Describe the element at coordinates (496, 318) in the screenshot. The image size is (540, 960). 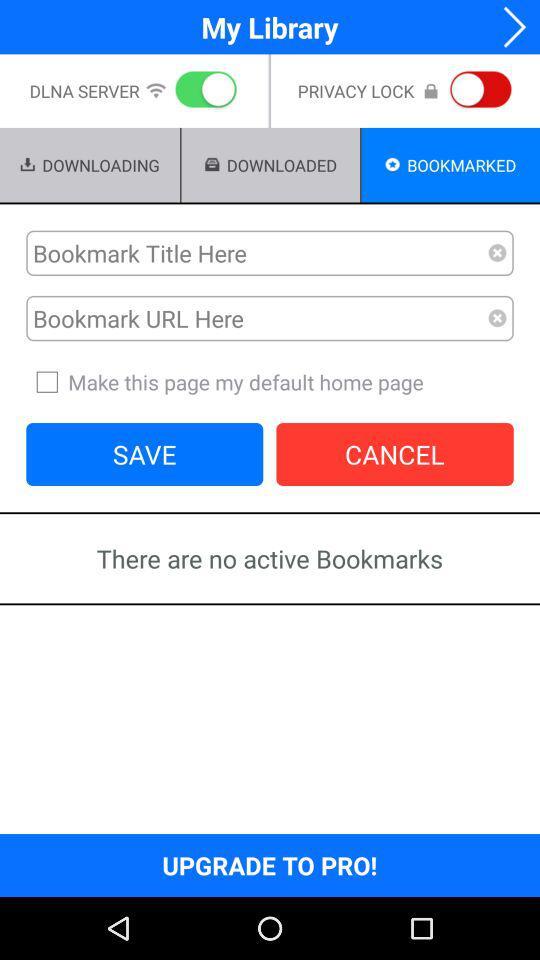
I see `the icon above make this page` at that location.